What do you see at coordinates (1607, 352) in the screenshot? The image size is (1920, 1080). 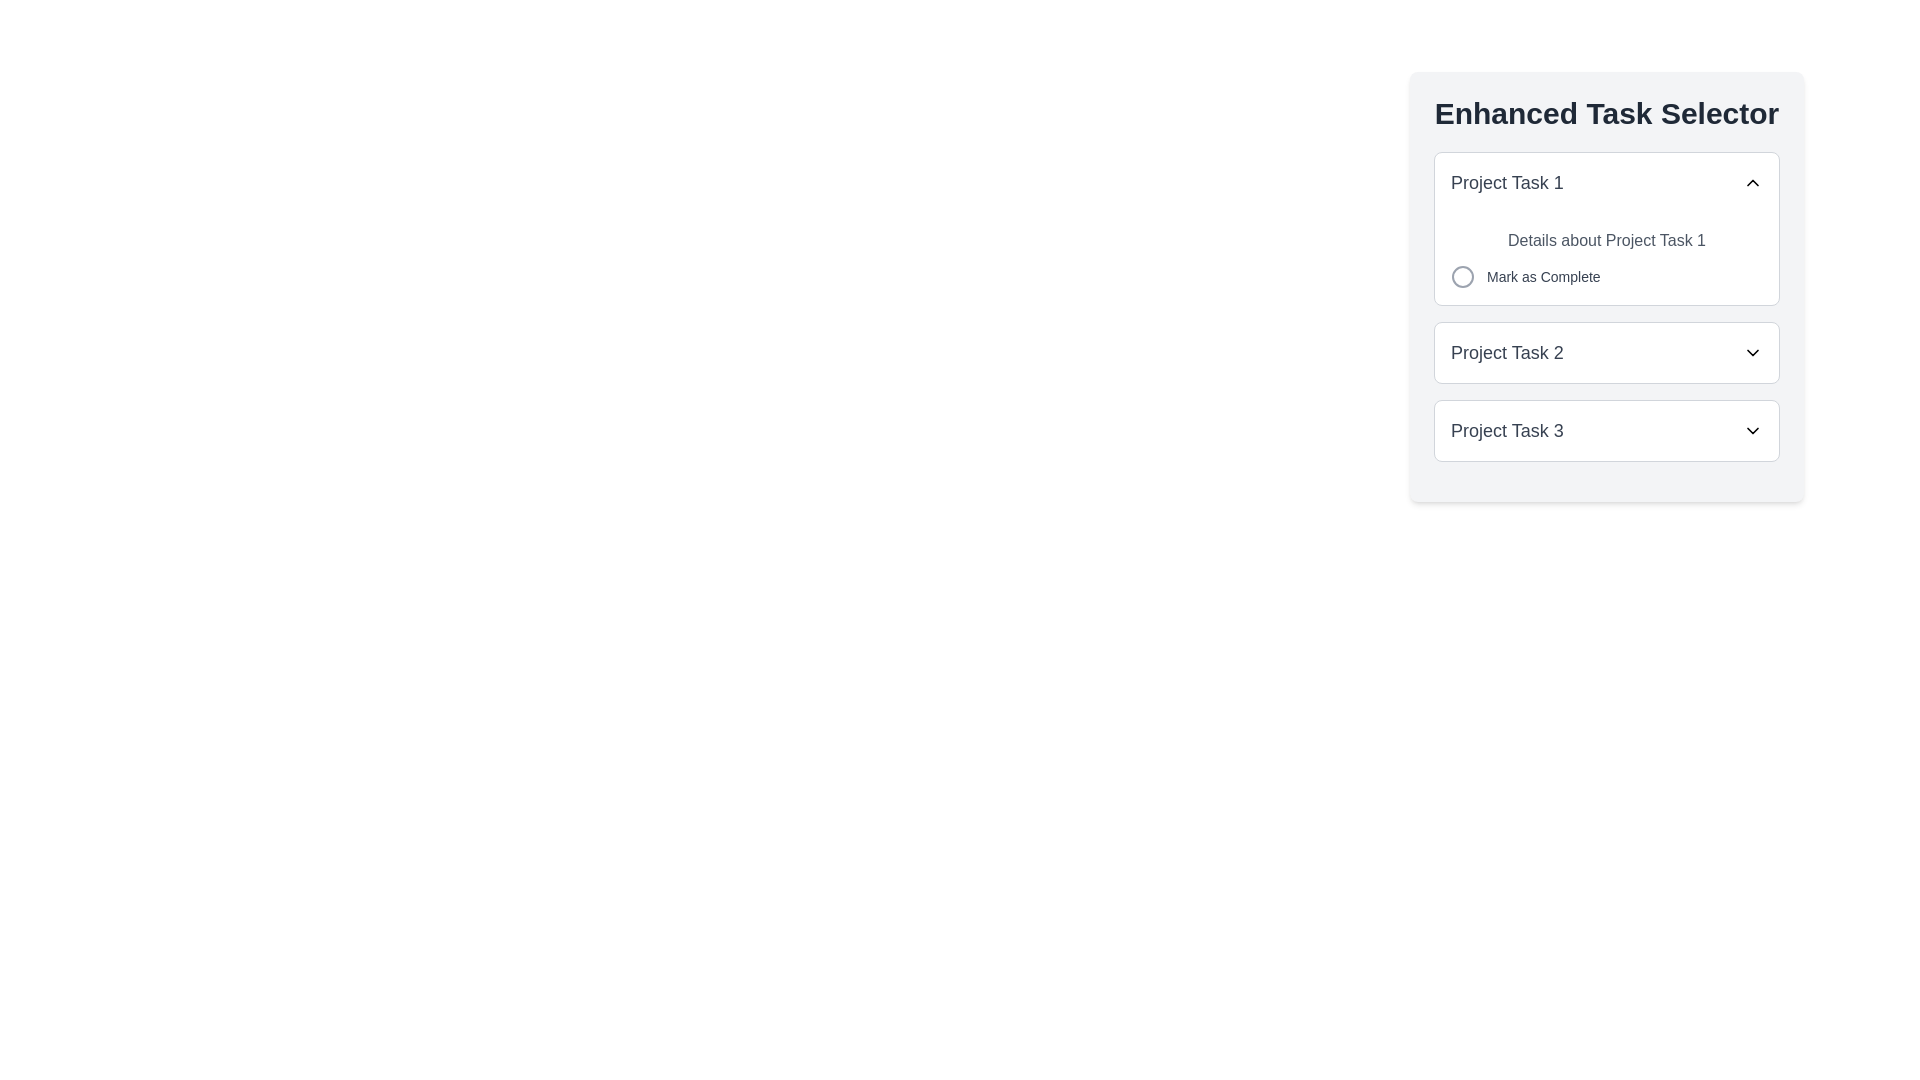 I see `the list item labeled 'Project Task 2'` at bounding box center [1607, 352].